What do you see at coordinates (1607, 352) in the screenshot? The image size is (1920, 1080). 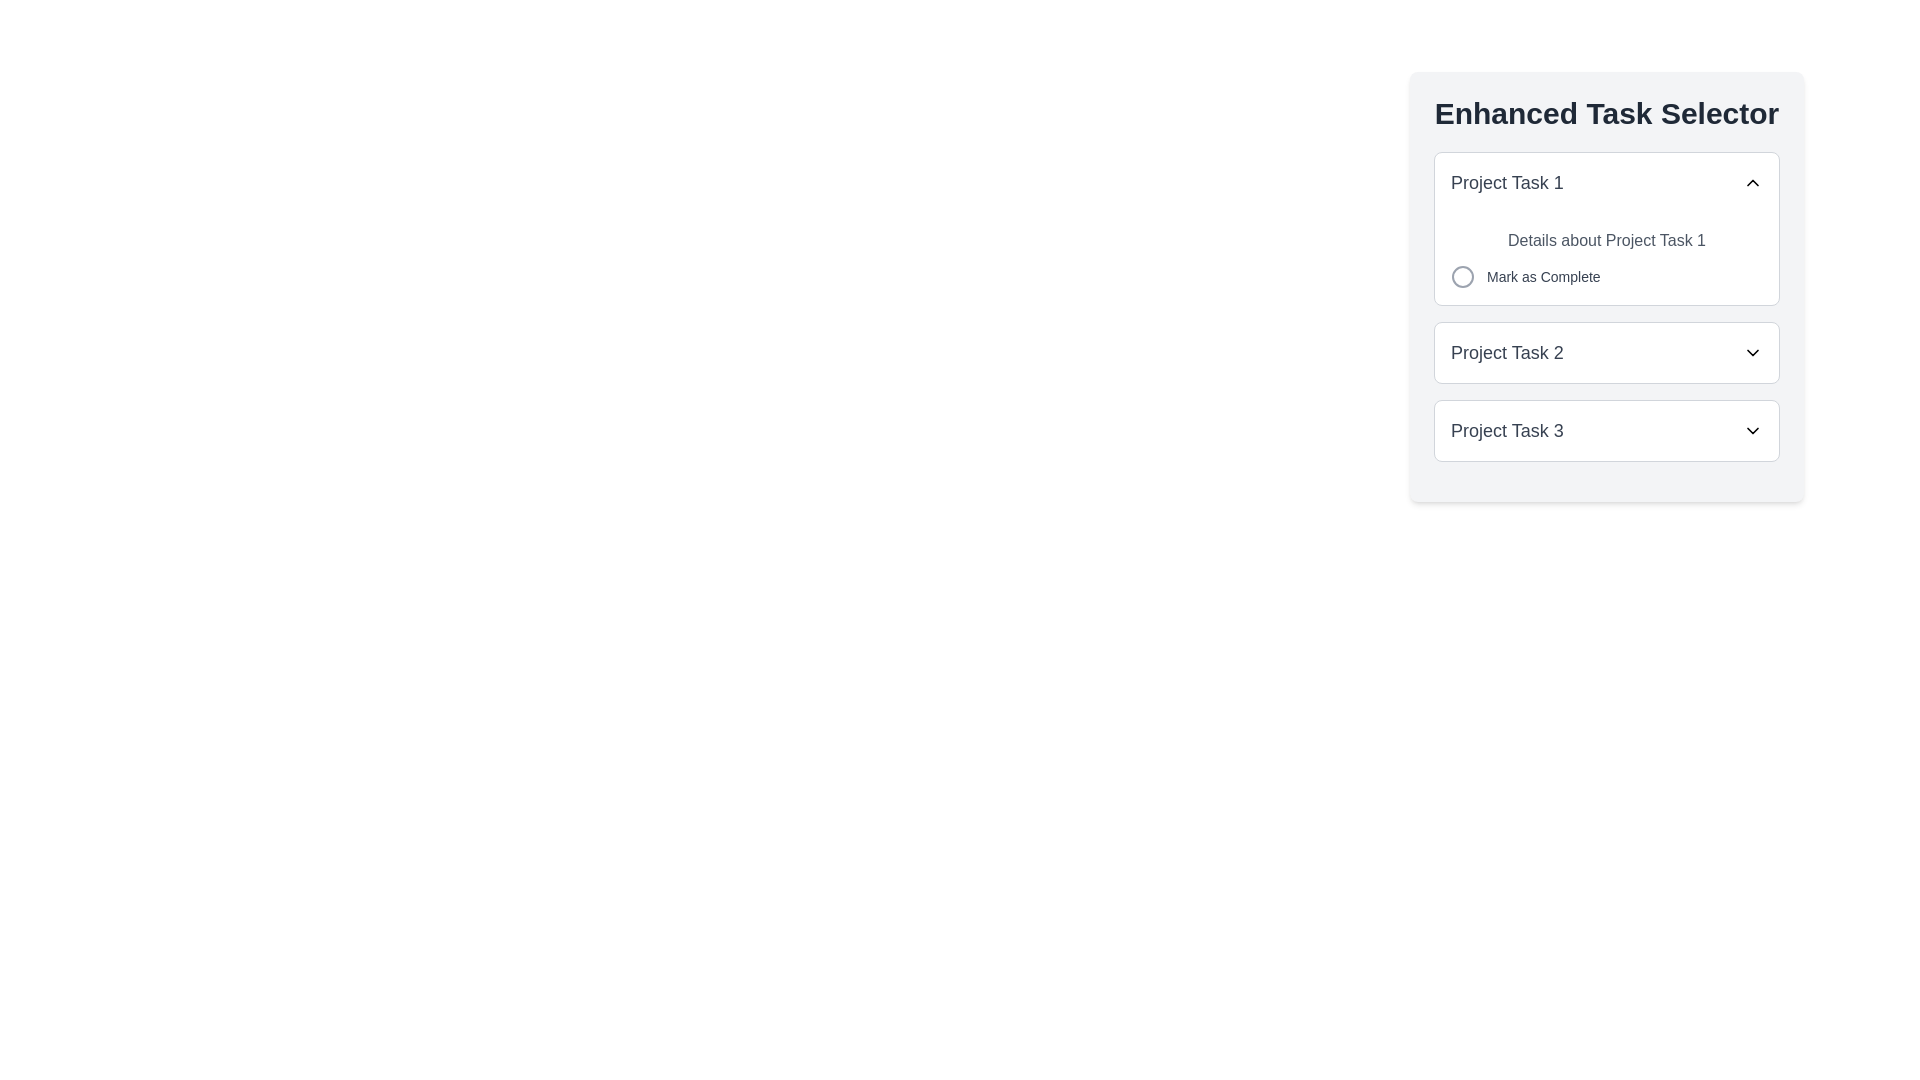 I see `the list item labeled 'Project Task 2'` at bounding box center [1607, 352].